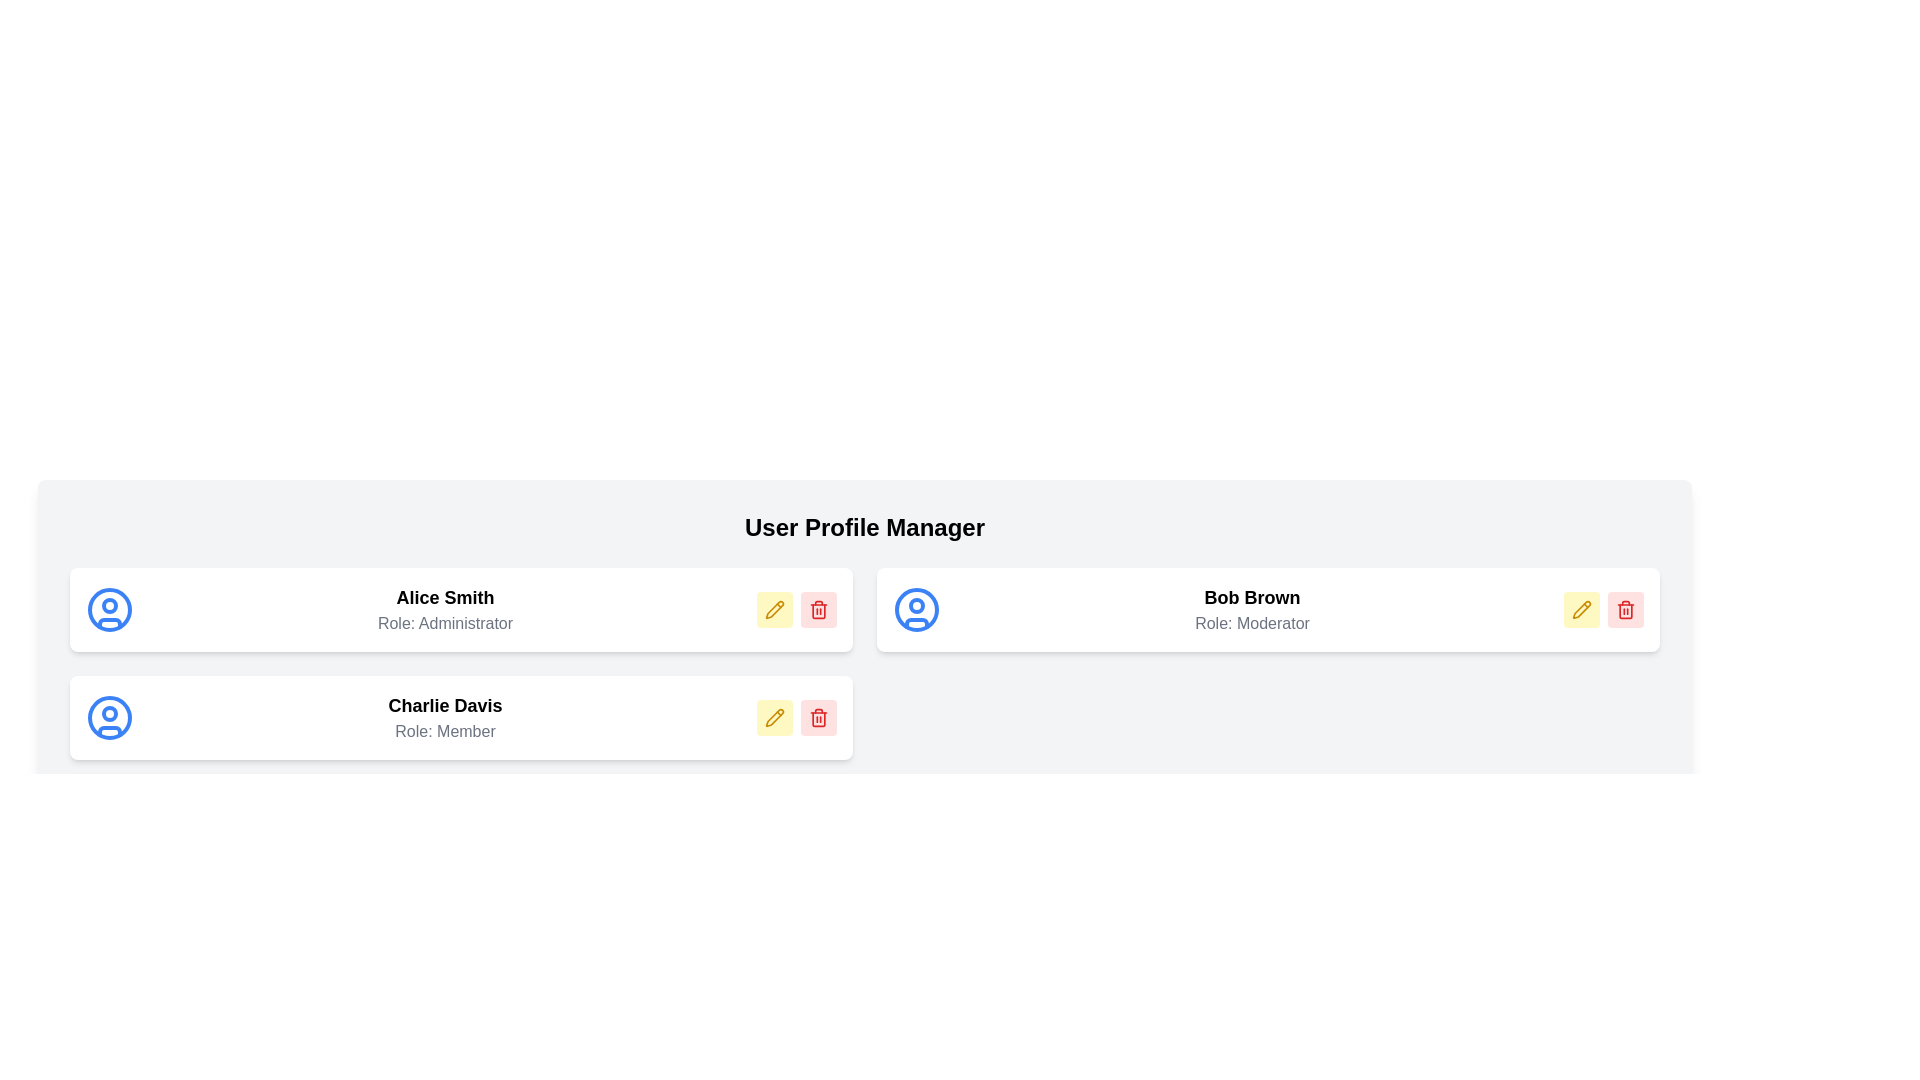 This screenshot has width=1920, height=1080. I want to click on the static text display showing 'Bob Brown', which is bold and slightly larger than surrounding text, located at the top-right of the interface above 'Role: Moderator', so click(1251, 596).